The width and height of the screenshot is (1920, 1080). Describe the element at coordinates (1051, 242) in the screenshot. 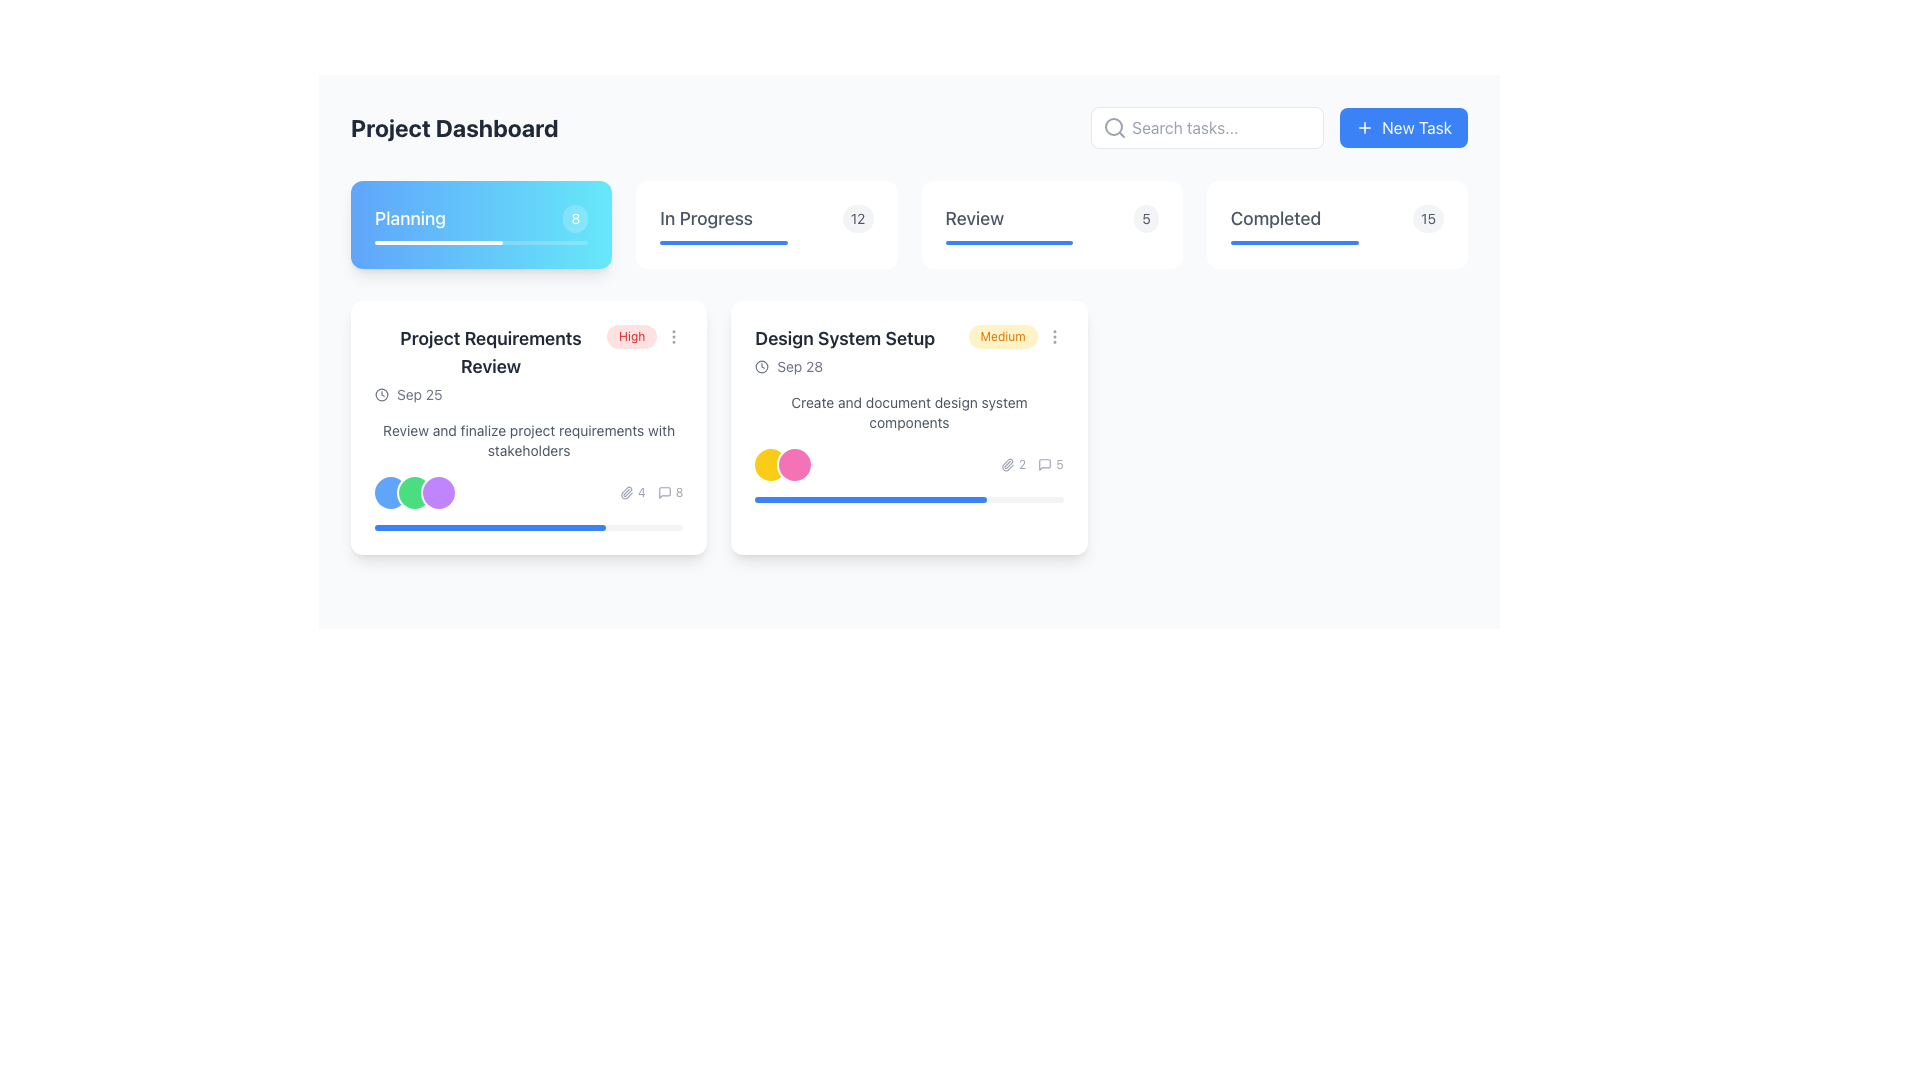

I see `the progress bar located below the title 'Review' that visually represents the completion status of tasks in the 'Review' category` at that location.